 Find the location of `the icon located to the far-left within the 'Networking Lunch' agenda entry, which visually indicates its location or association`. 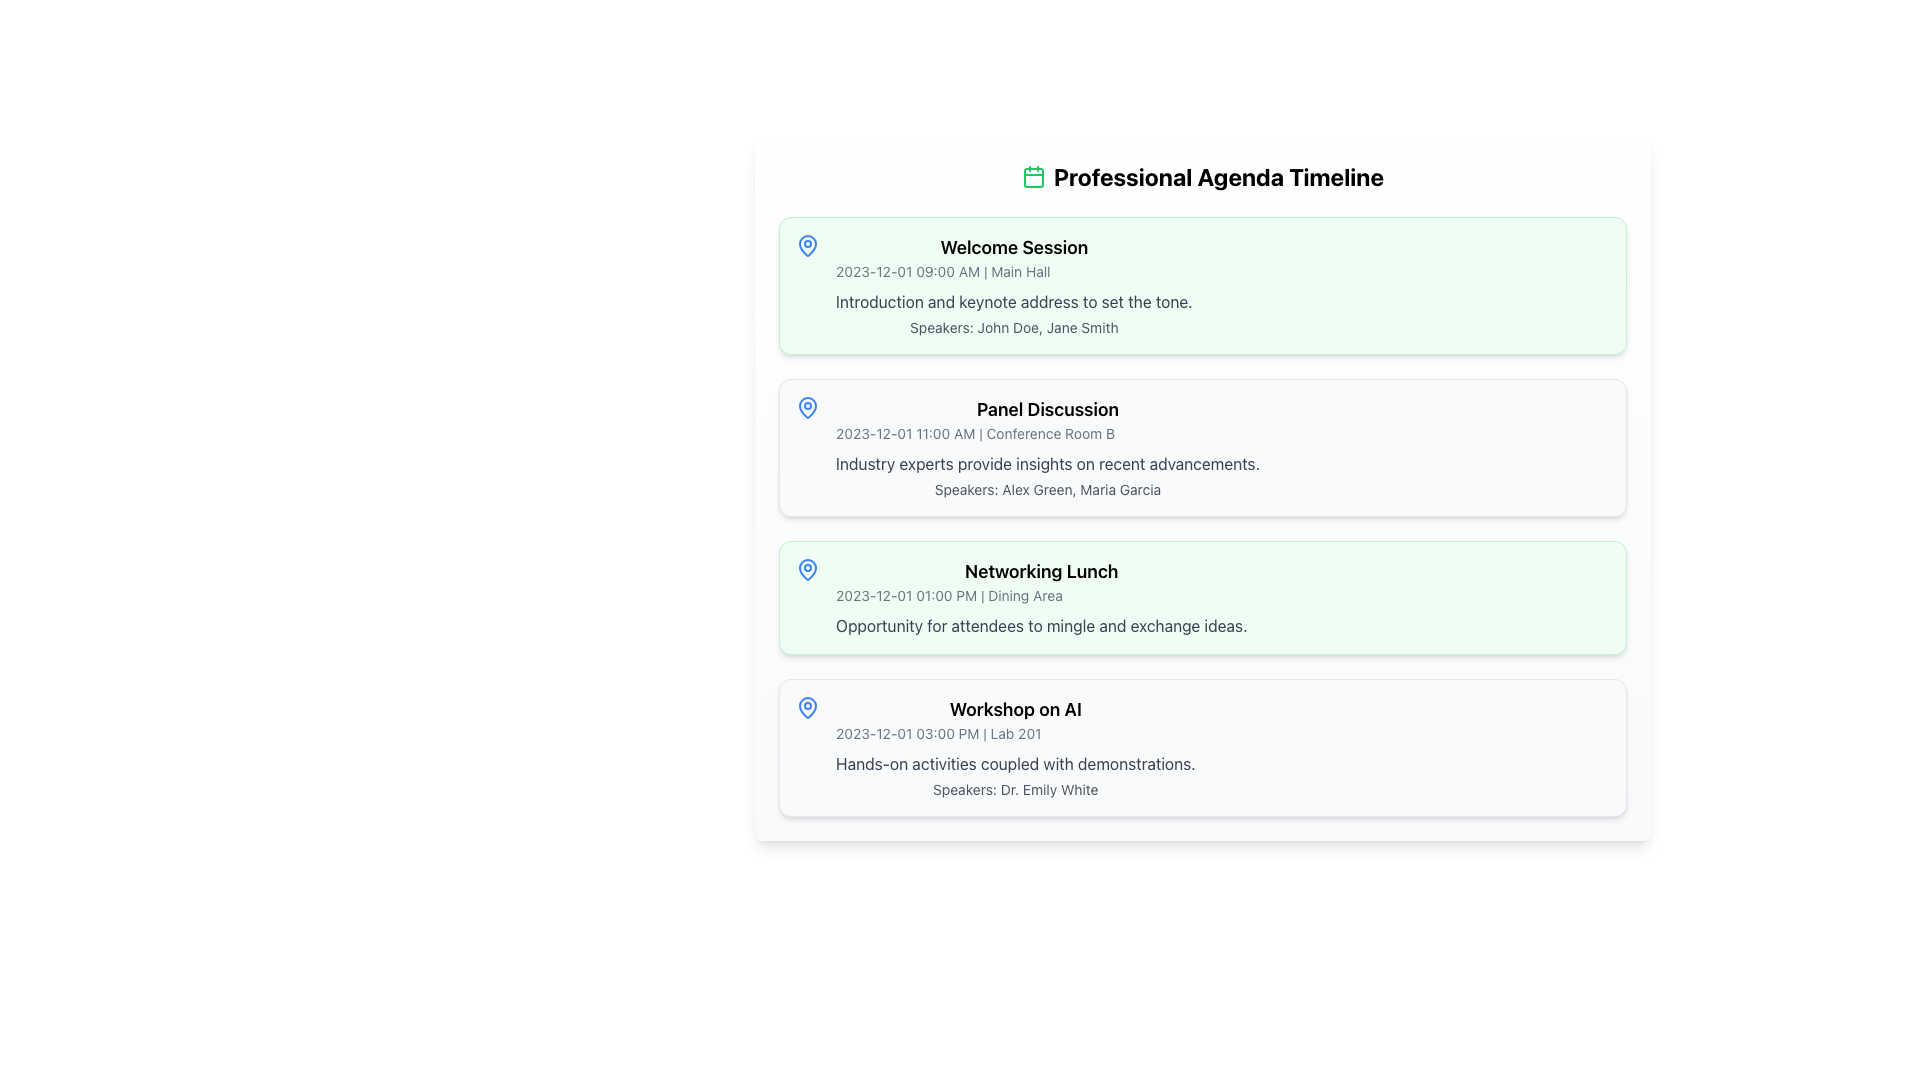

the icon located to the far-left within the 'Networking Lunch' agenda entry, which visually indicates its location or association is located at coordinates (807, 569).